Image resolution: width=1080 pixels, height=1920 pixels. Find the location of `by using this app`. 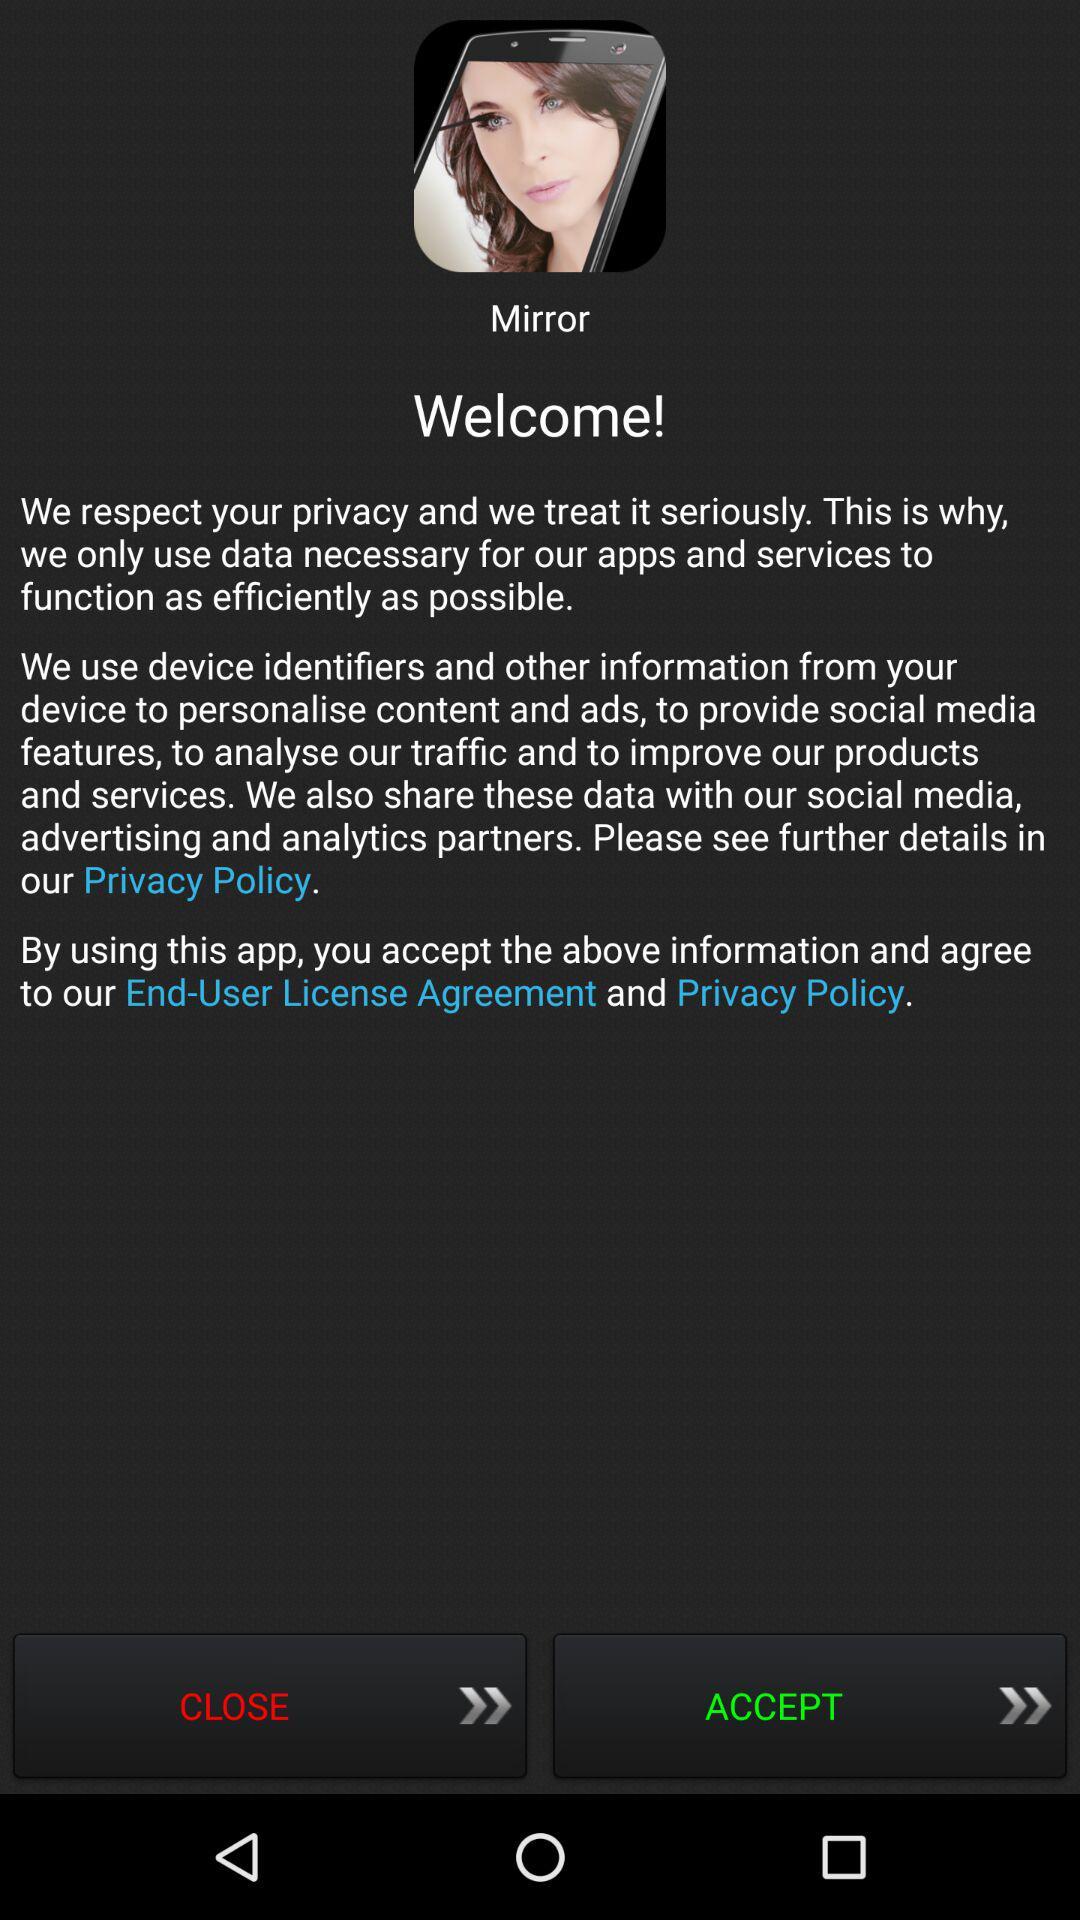

by using this app is located at coordinates (540, 970).